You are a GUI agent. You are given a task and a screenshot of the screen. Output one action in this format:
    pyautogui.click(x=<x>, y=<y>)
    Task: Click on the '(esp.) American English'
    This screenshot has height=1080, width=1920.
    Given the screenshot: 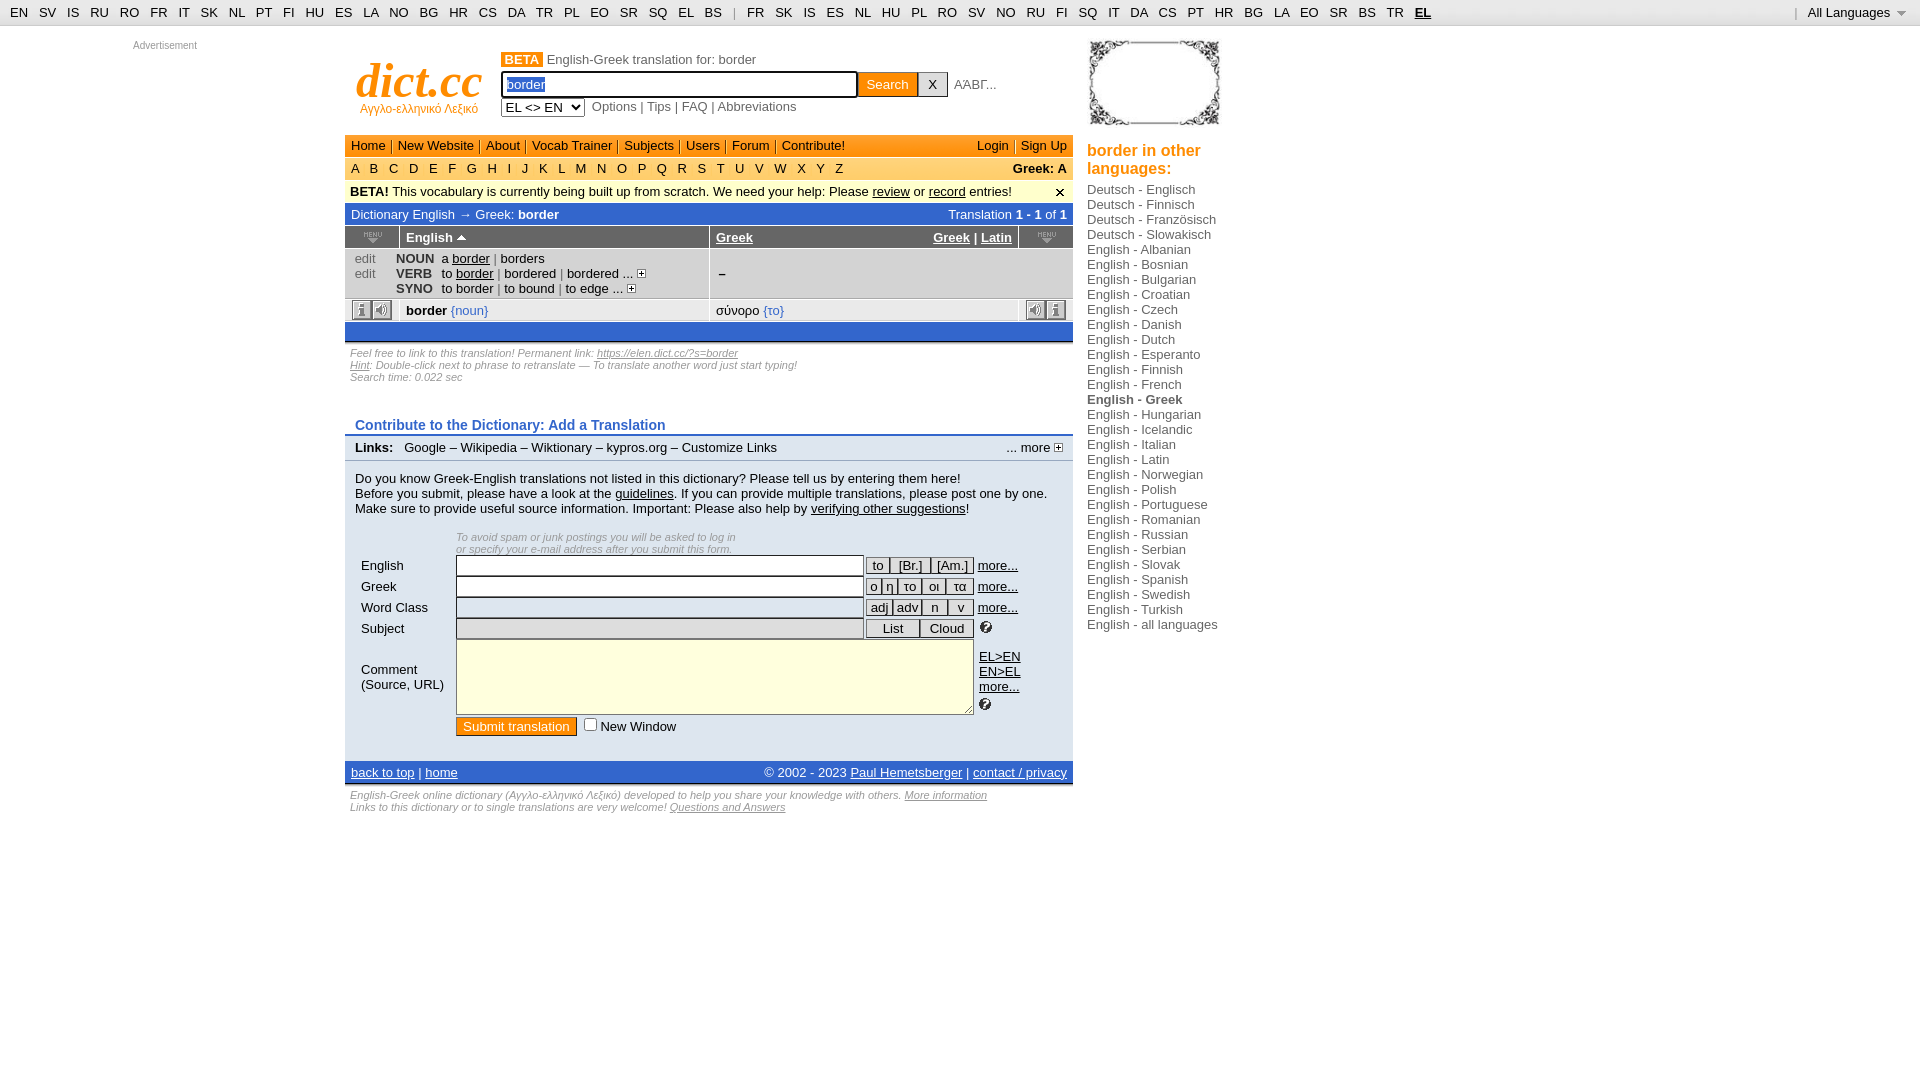 What is the action you would take?
    pyautogui.click(x=930, y=565)
    